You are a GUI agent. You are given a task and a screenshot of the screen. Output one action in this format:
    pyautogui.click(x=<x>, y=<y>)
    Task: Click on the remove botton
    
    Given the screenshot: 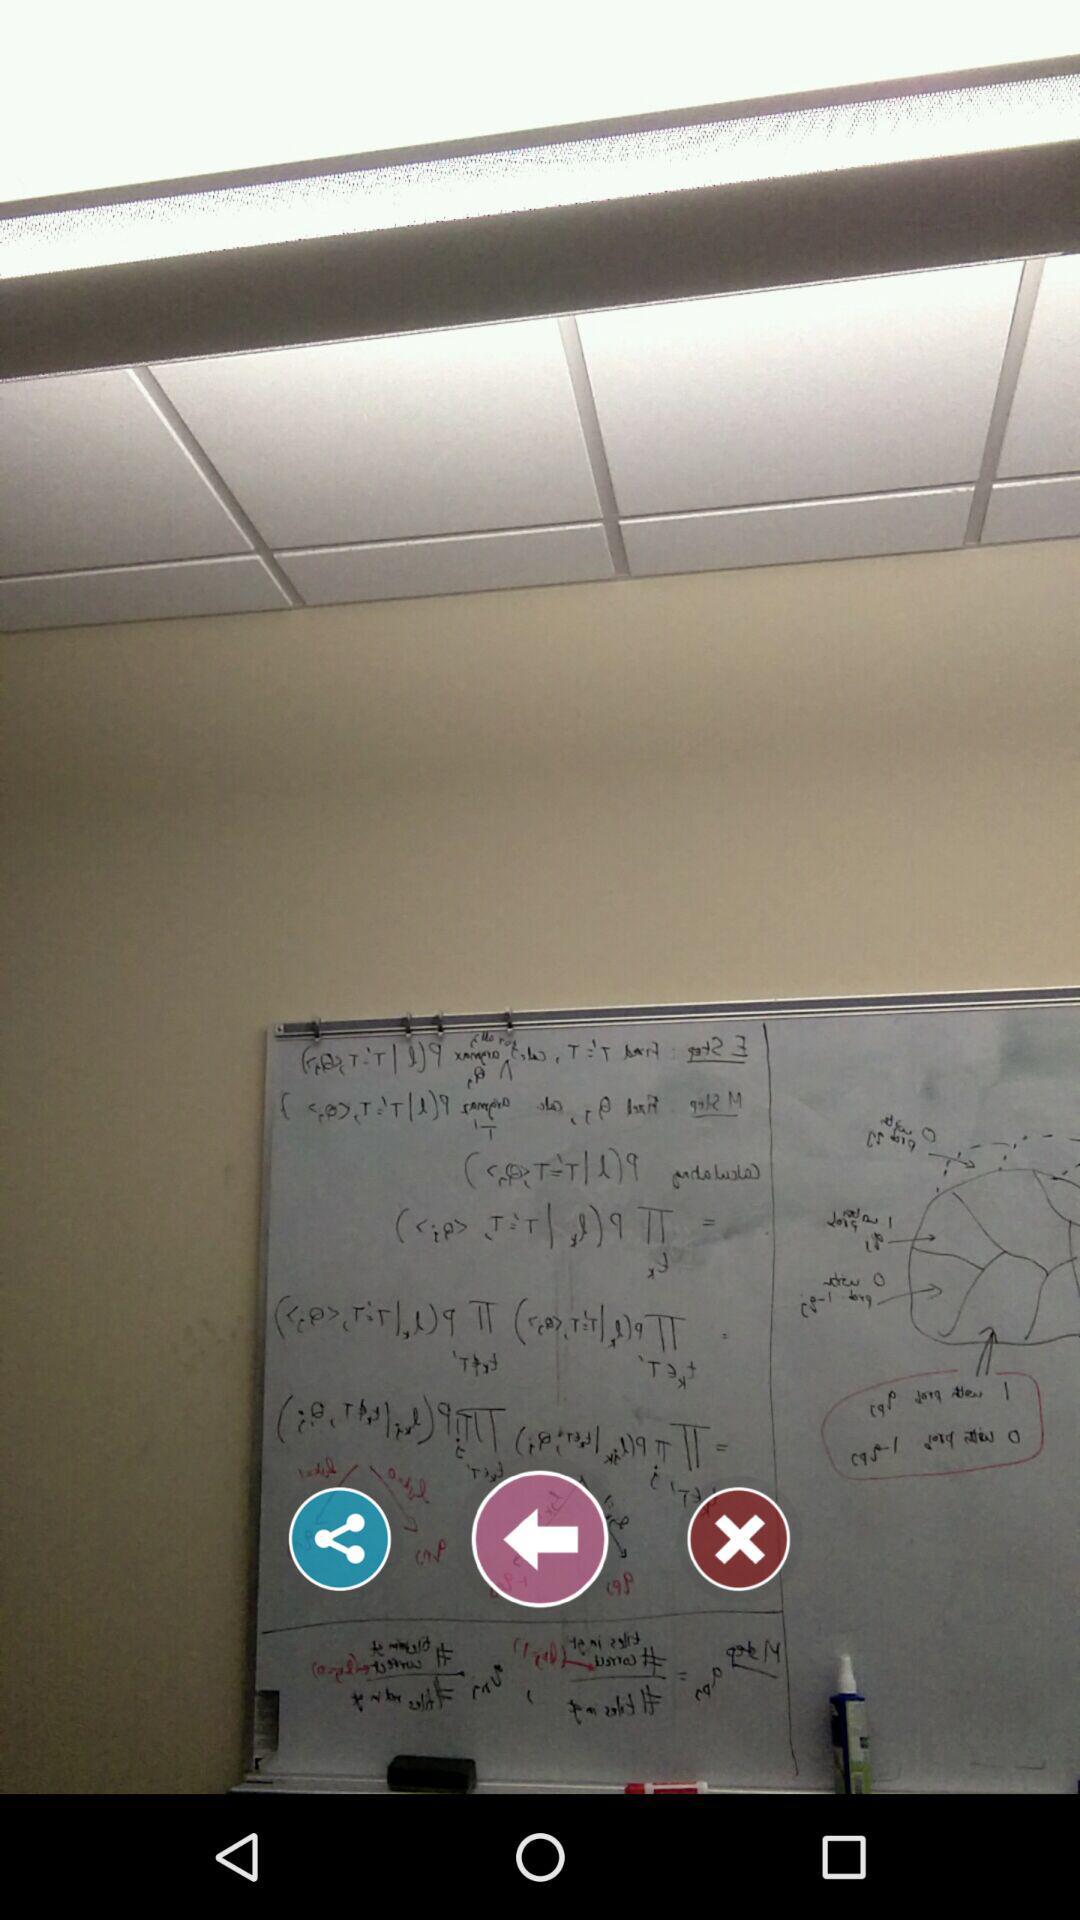 What is the action you would take?
    pyautogui.click(x=739, y=1538)
    